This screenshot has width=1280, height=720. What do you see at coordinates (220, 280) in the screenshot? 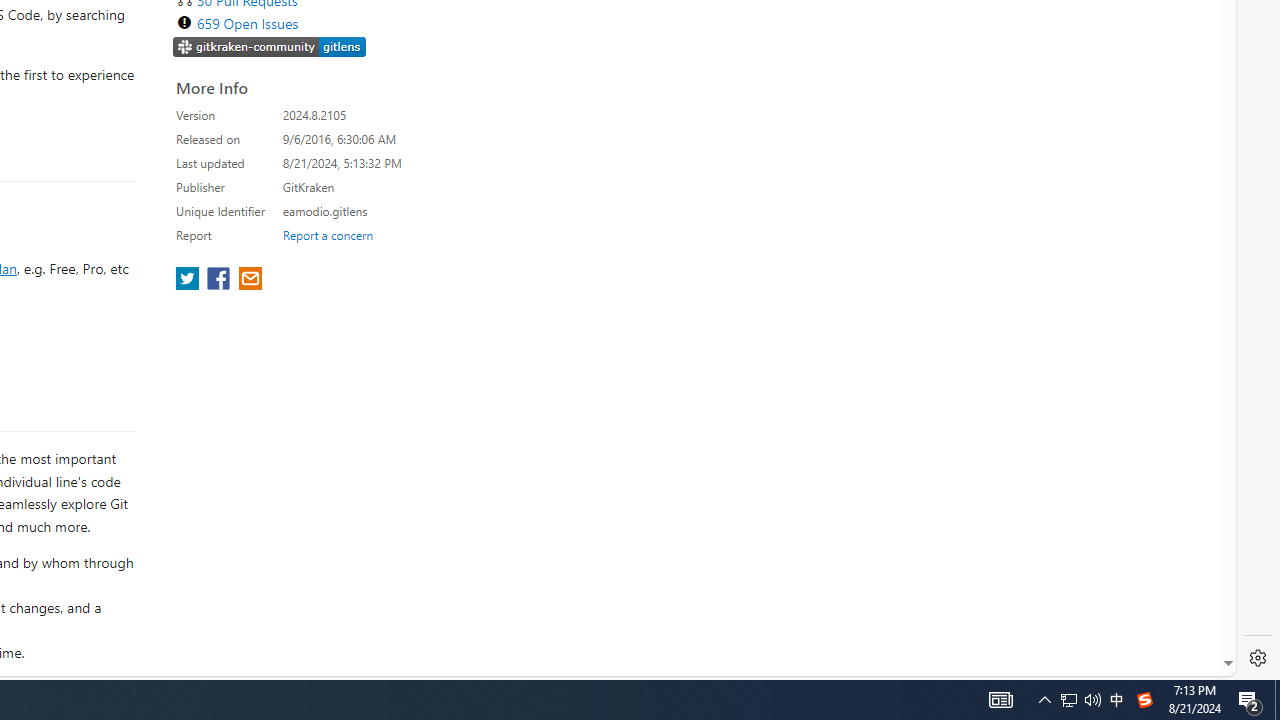
I see `'share extension on facebook'` at bounding box center [220, 280].